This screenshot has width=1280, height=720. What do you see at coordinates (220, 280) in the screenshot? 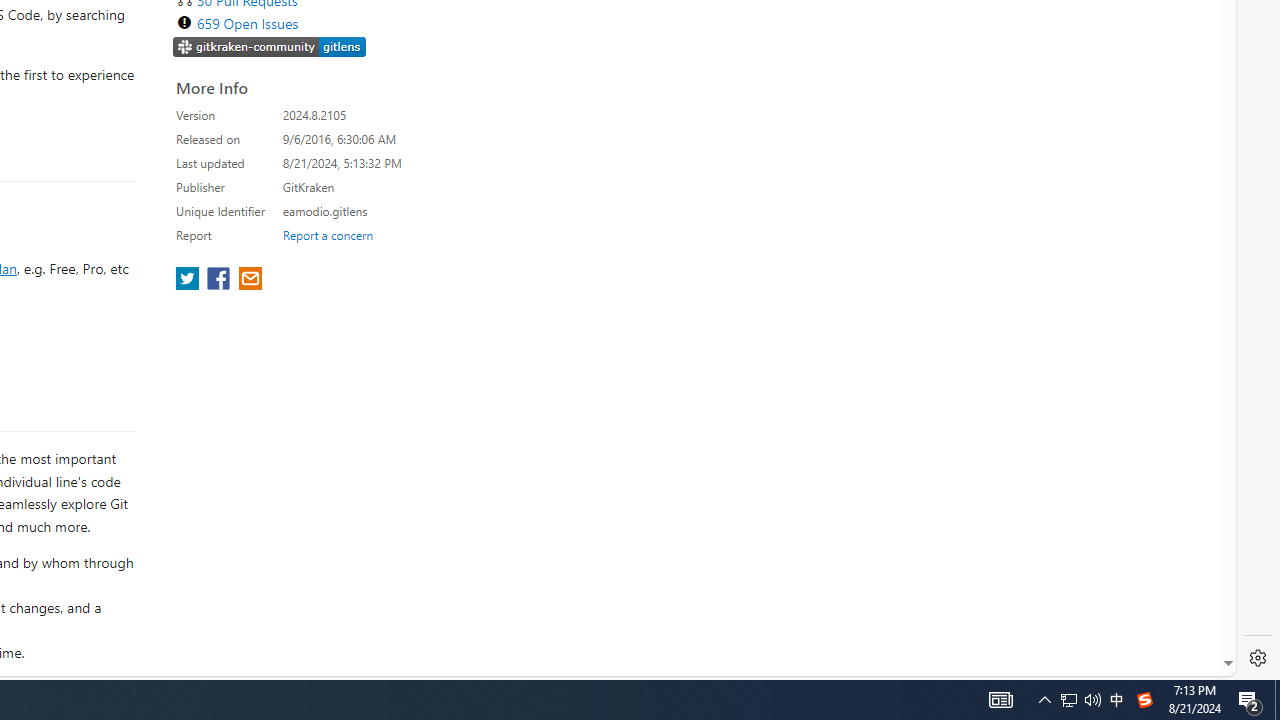
I see `'share extension on facebook'` at bounding box center [220, 280].